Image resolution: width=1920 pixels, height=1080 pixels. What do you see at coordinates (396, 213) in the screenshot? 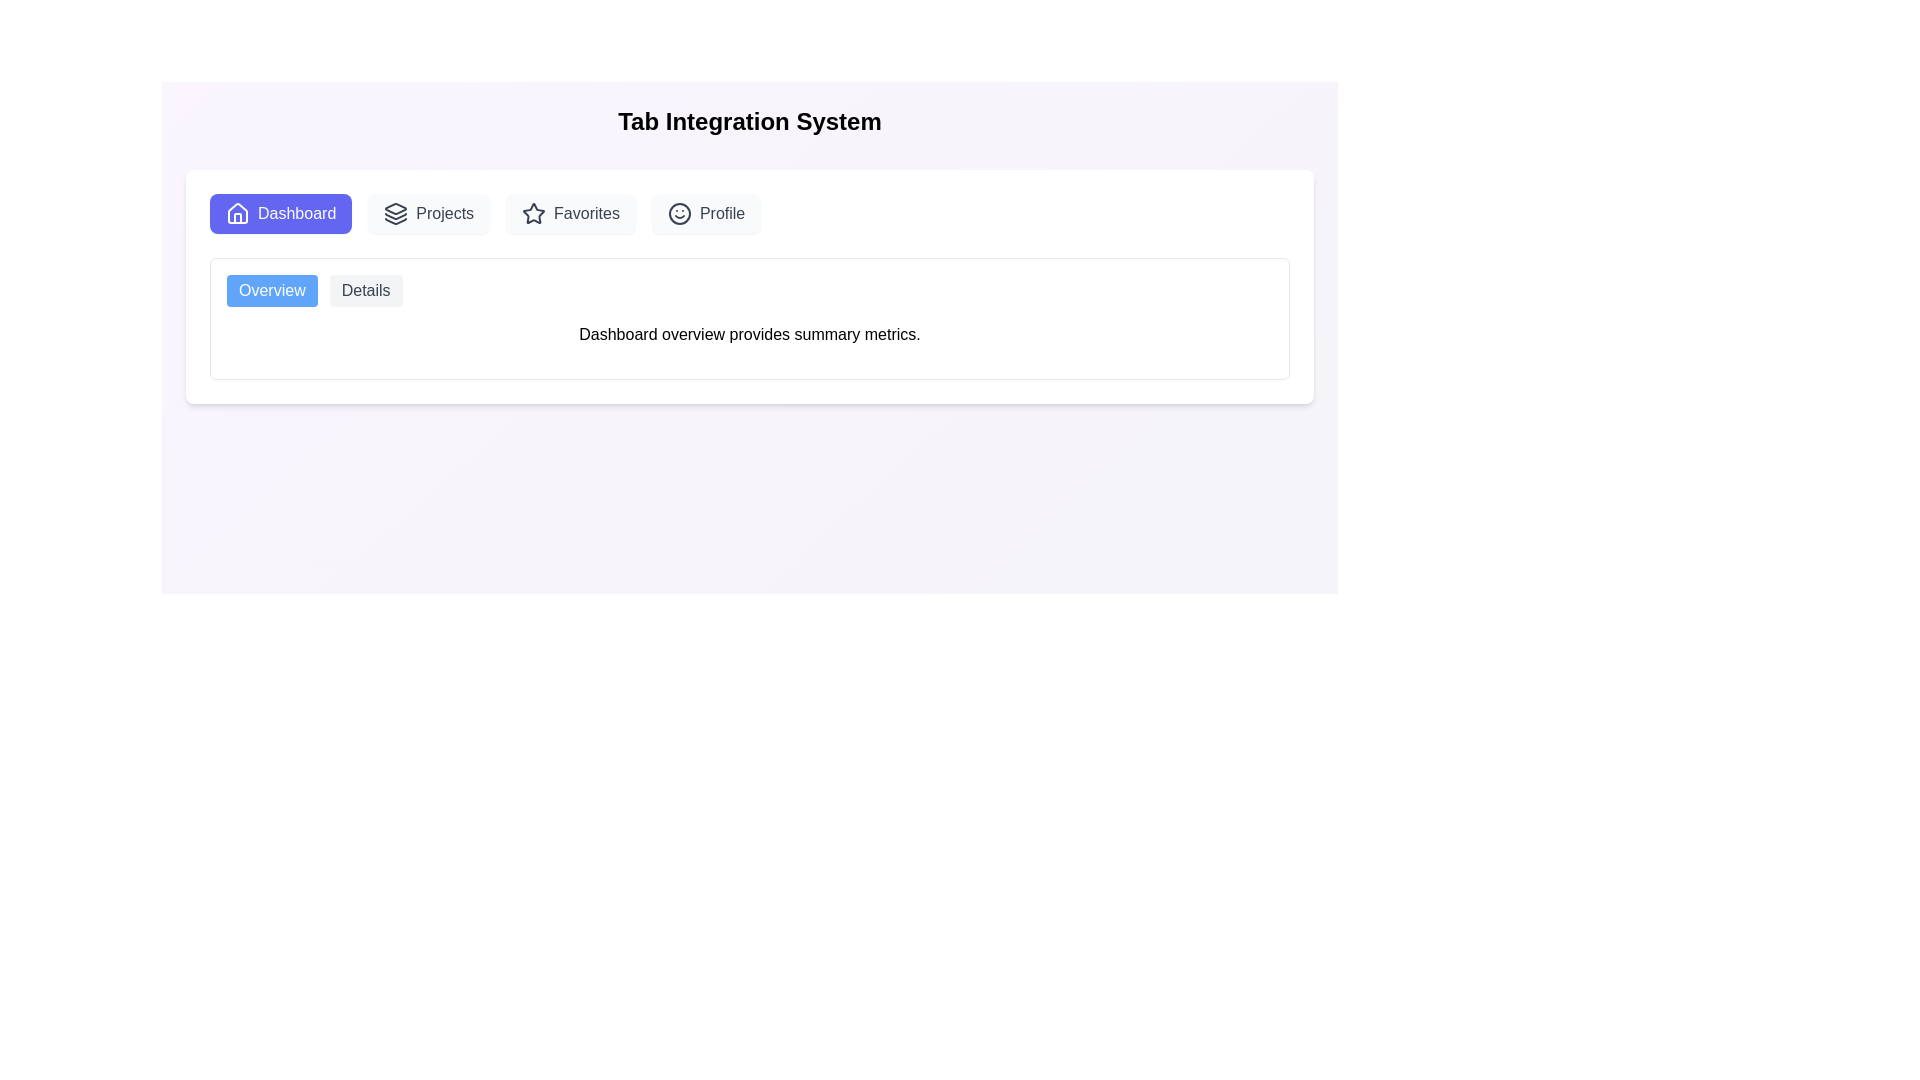
I see `the 'Projects' icon located in the navigation bar, positioned second from the left among four buttons labeled 'Dashboard', 'Projects', 'Favorites', and 'Profile'` at bounding box center [396, 213].